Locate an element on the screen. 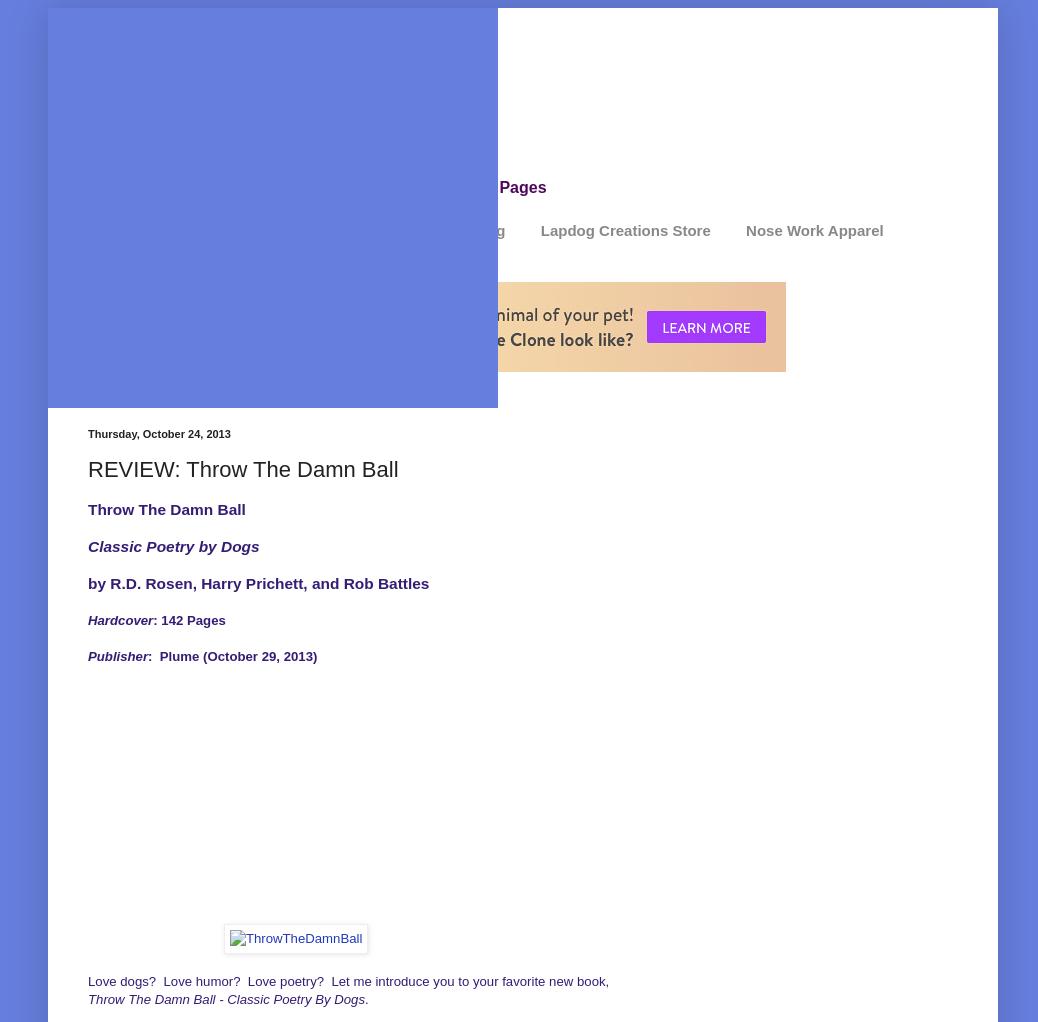 The image size is (1038, 1022). 'Pages' is located at coordinates (521, 187).